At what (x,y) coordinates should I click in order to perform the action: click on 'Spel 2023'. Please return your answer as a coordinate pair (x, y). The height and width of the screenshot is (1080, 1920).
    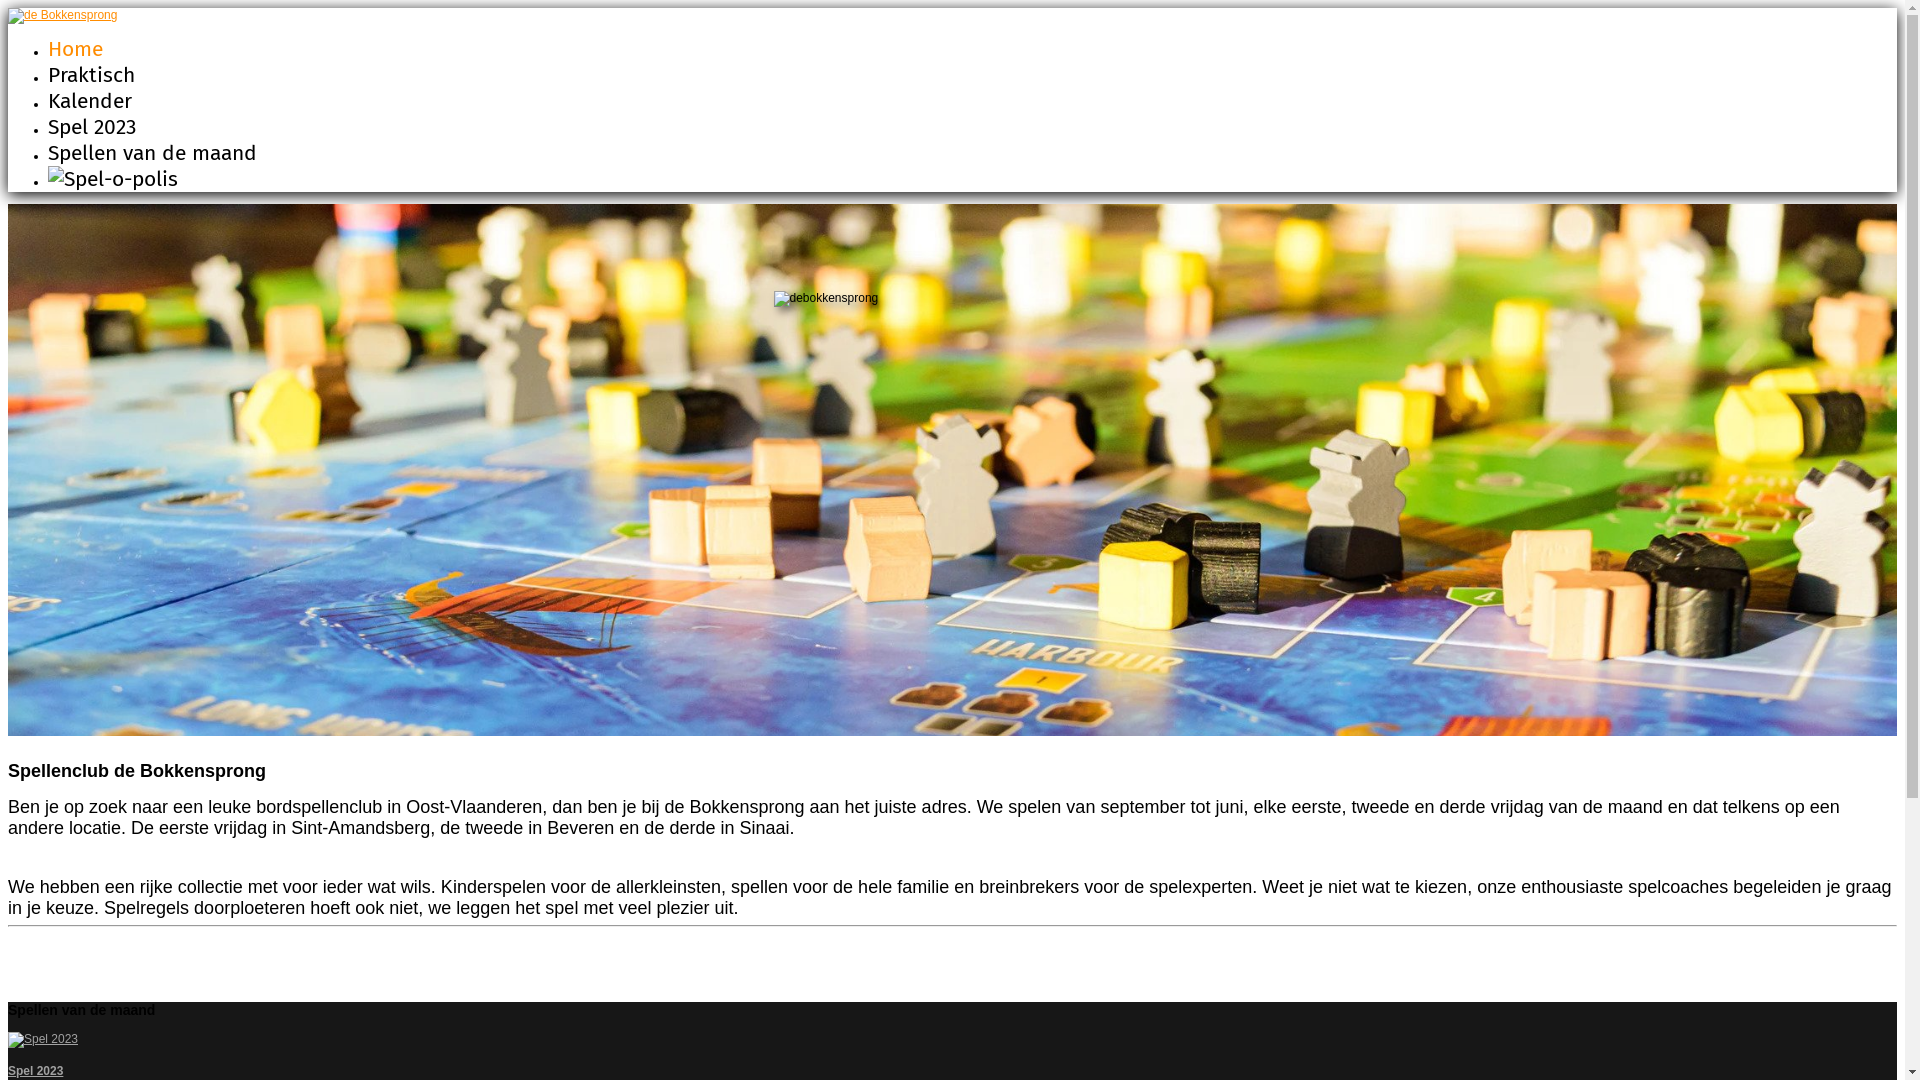
    Looking at the image, I should click on (8, 1070).